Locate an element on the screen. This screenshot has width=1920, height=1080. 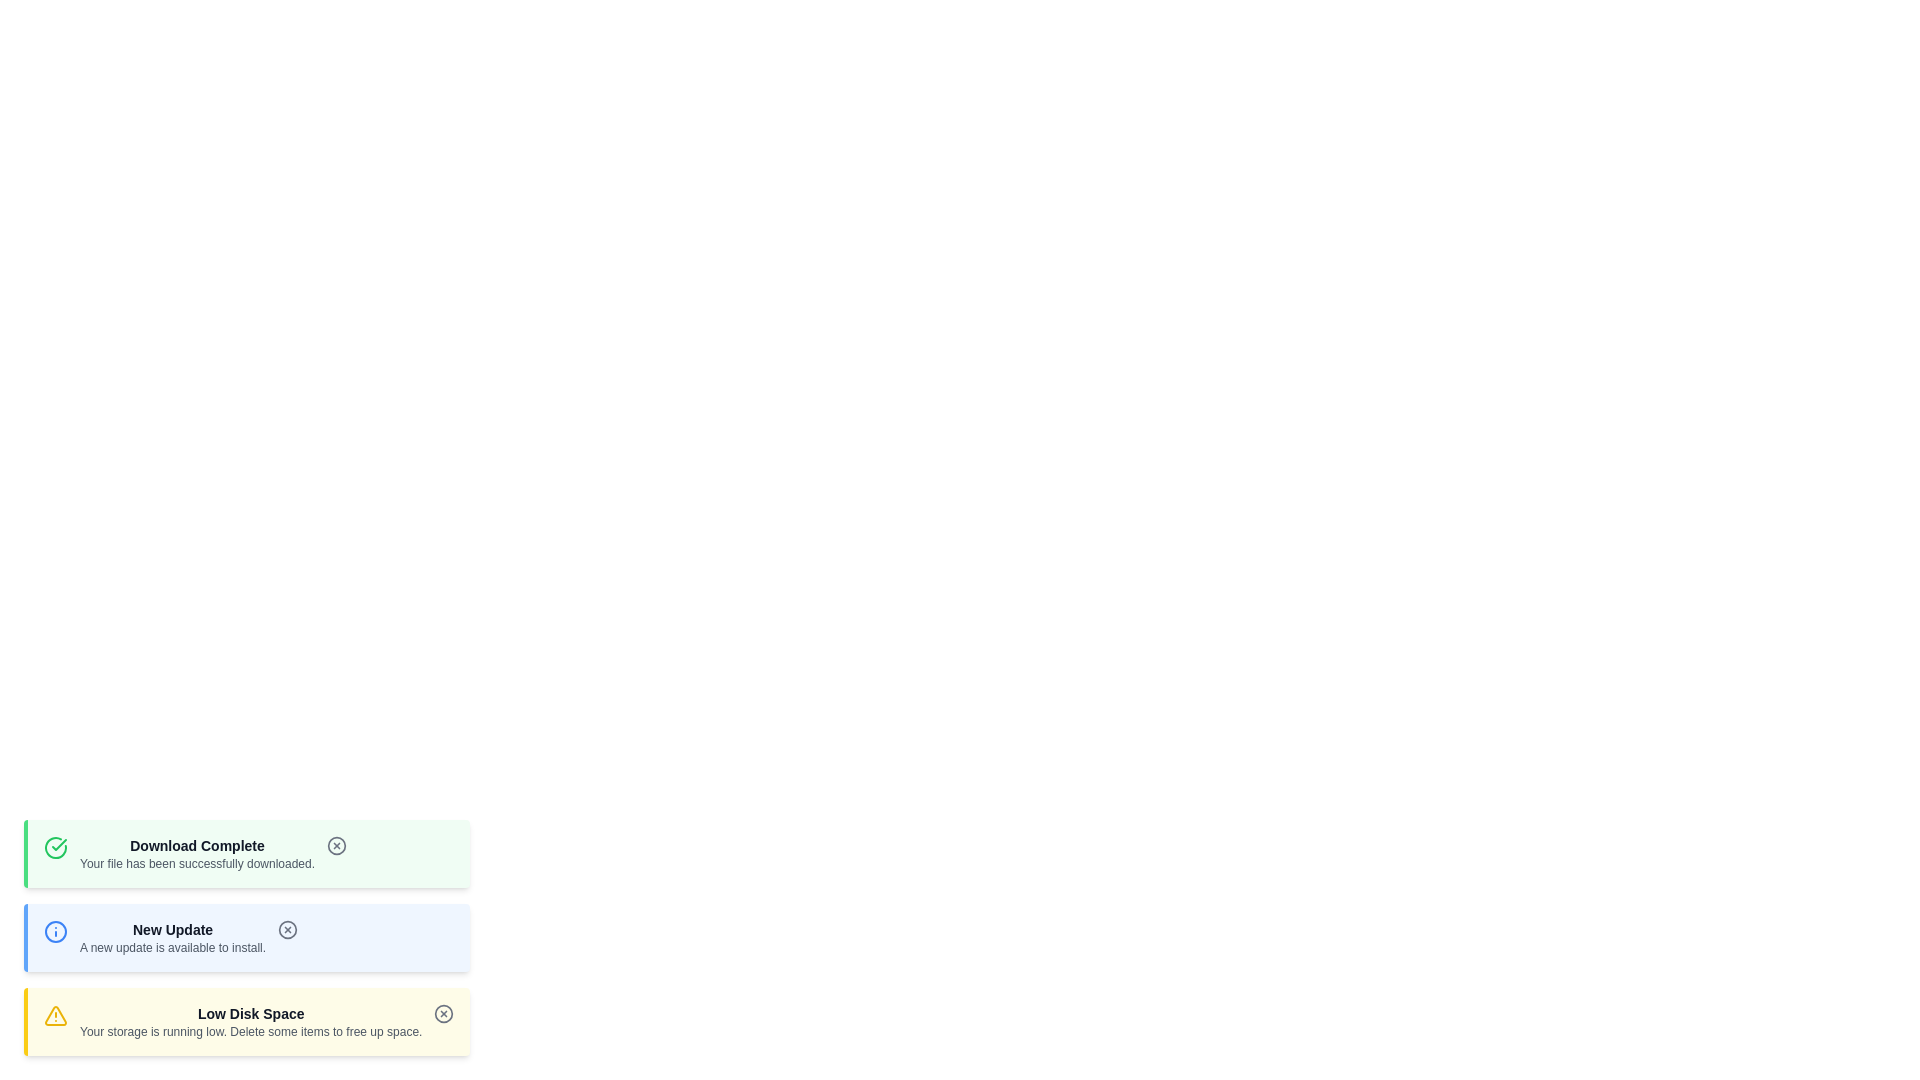
the icon corresponding to the notification type success is located at coordinates (56, 848).